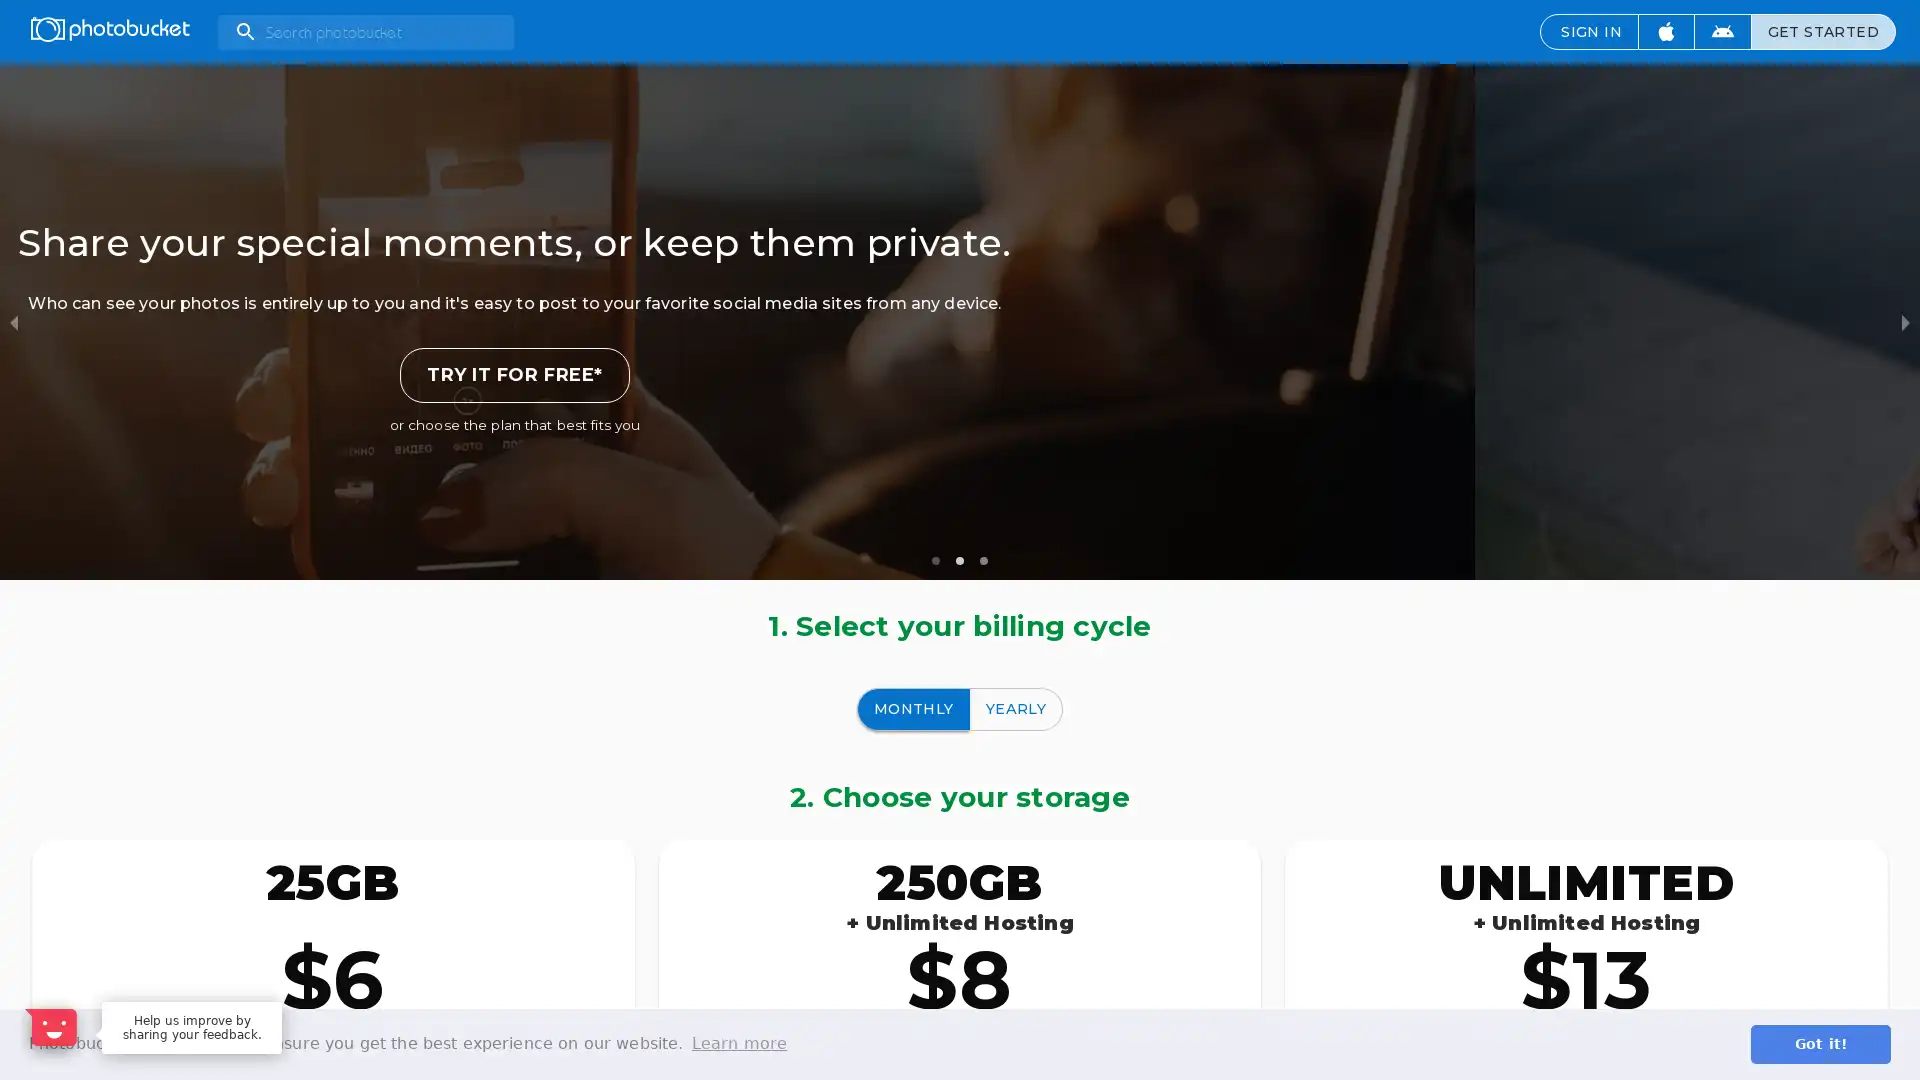  Describe the element at coordinates (1784, 1001) in the screenshot. I see `Sure, happy to help` at that location.